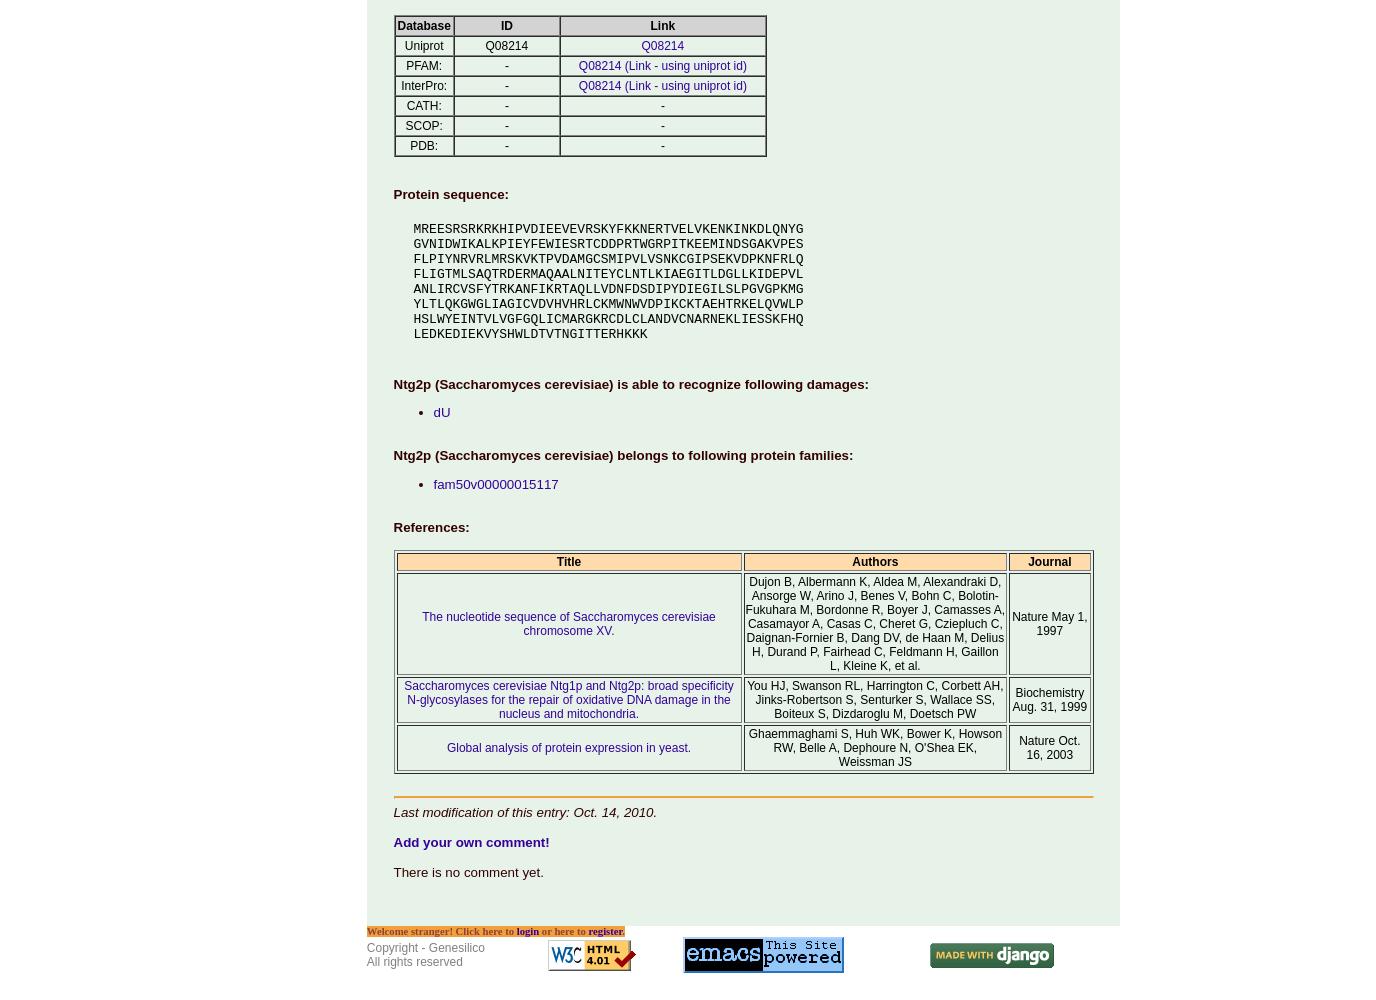 The image size is (1376, 1000). Describe the element at coordinates (395, 25) in the screenshot. I see `'Database'` at that location.